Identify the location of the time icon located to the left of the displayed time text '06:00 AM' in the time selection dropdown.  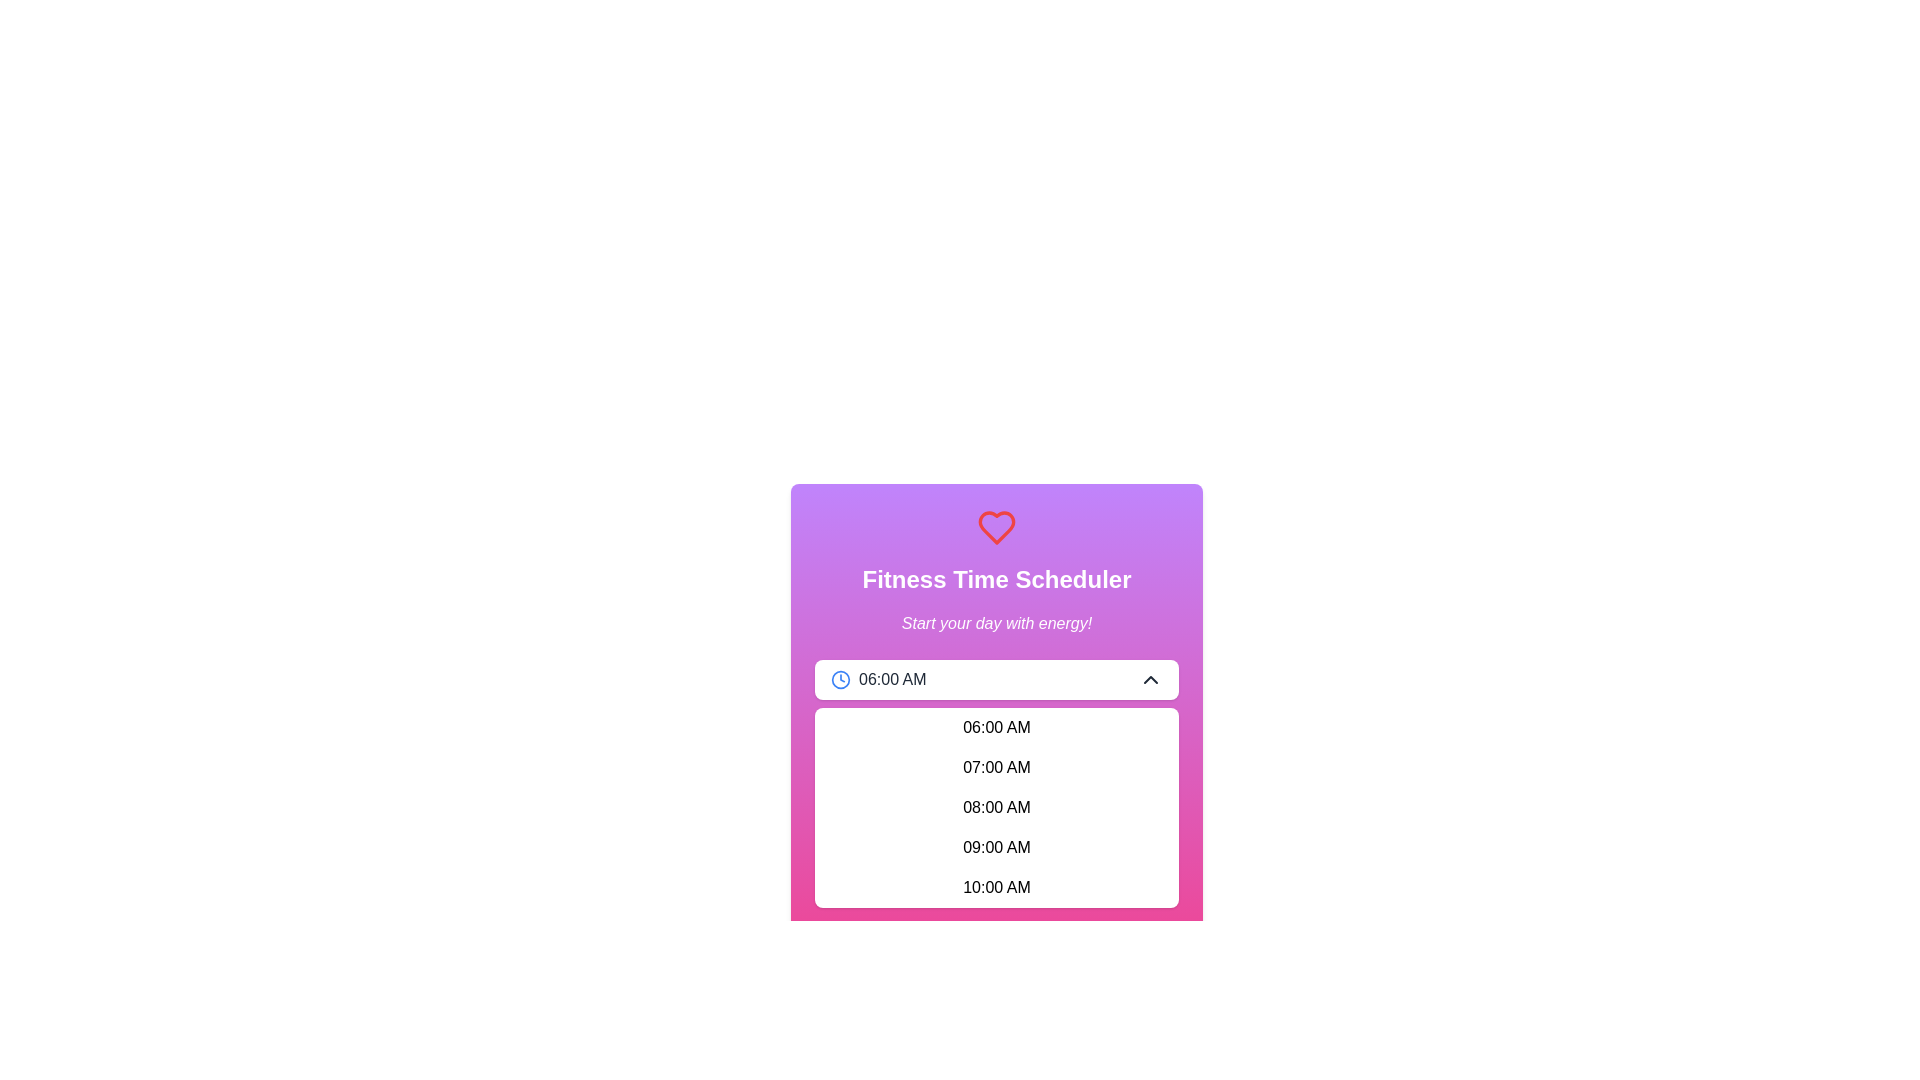
(840, 678).